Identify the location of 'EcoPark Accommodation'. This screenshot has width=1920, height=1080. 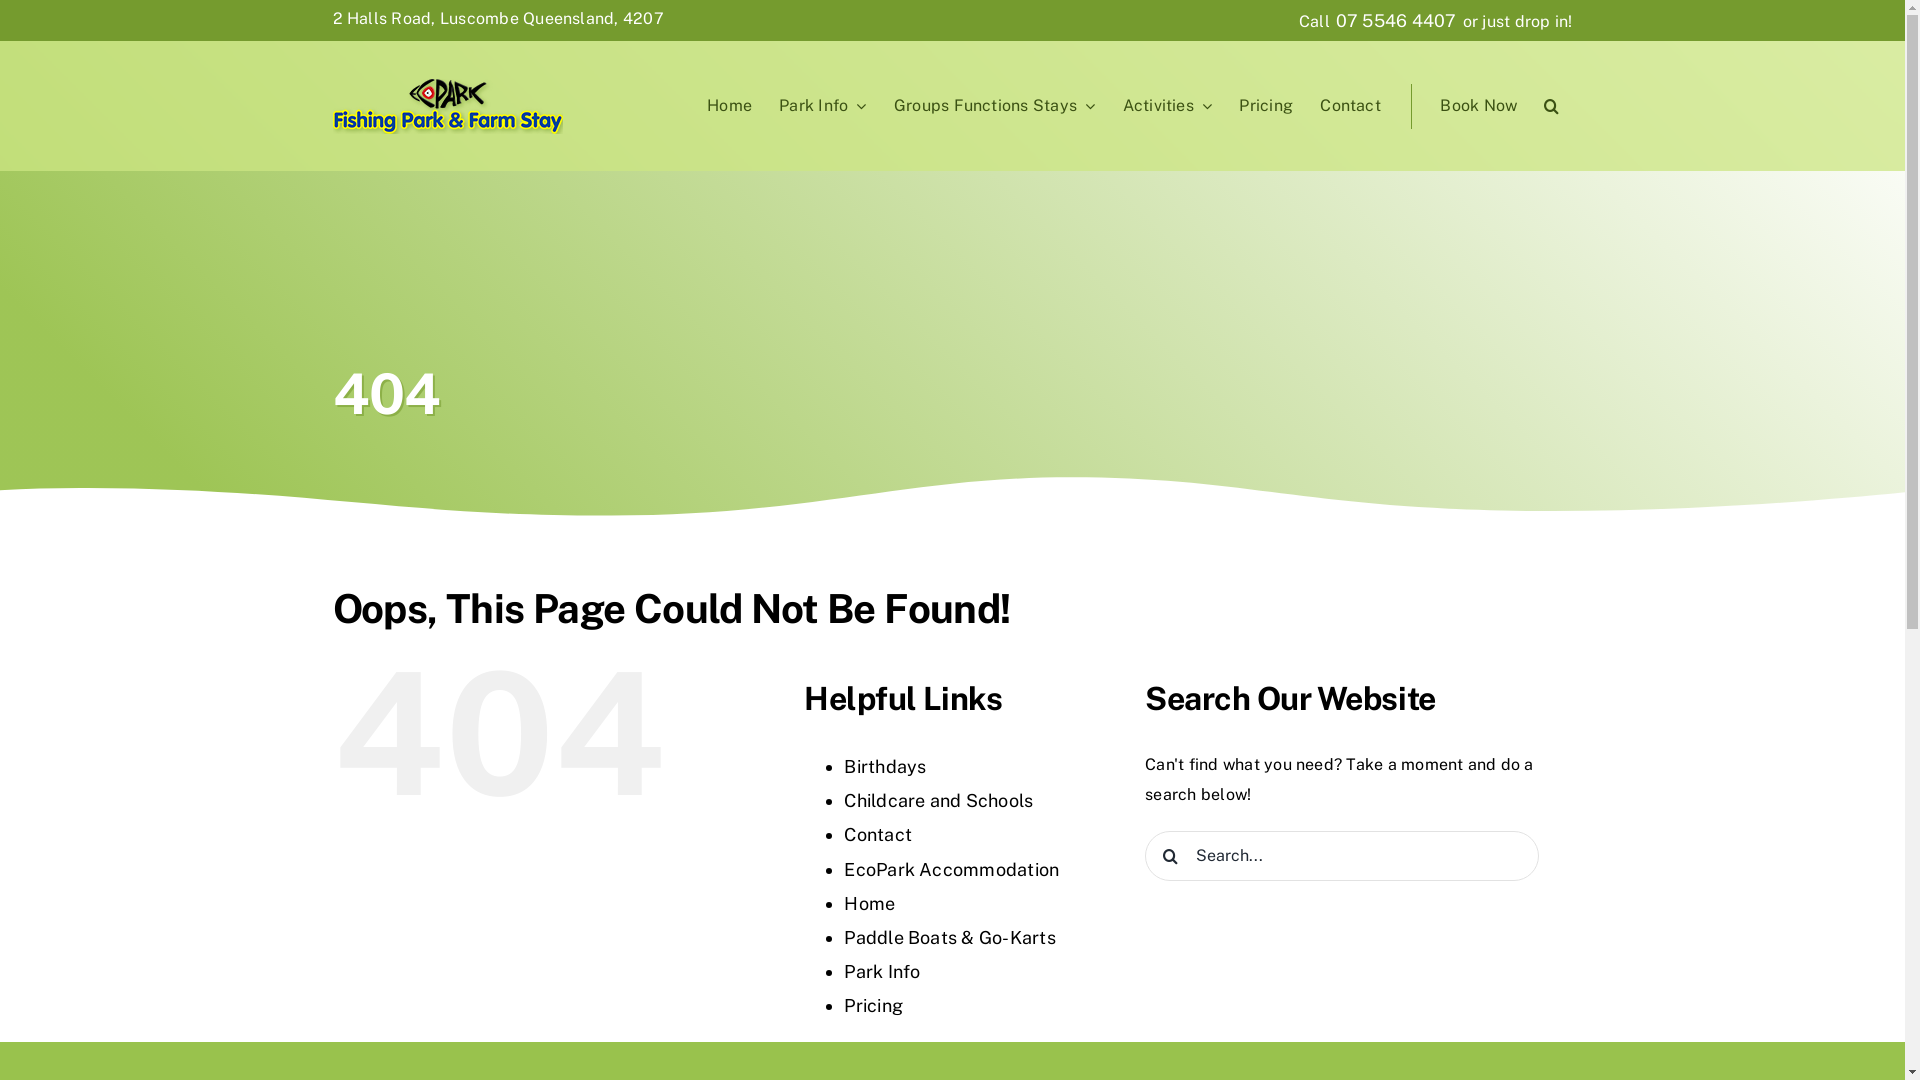
(950, 868).